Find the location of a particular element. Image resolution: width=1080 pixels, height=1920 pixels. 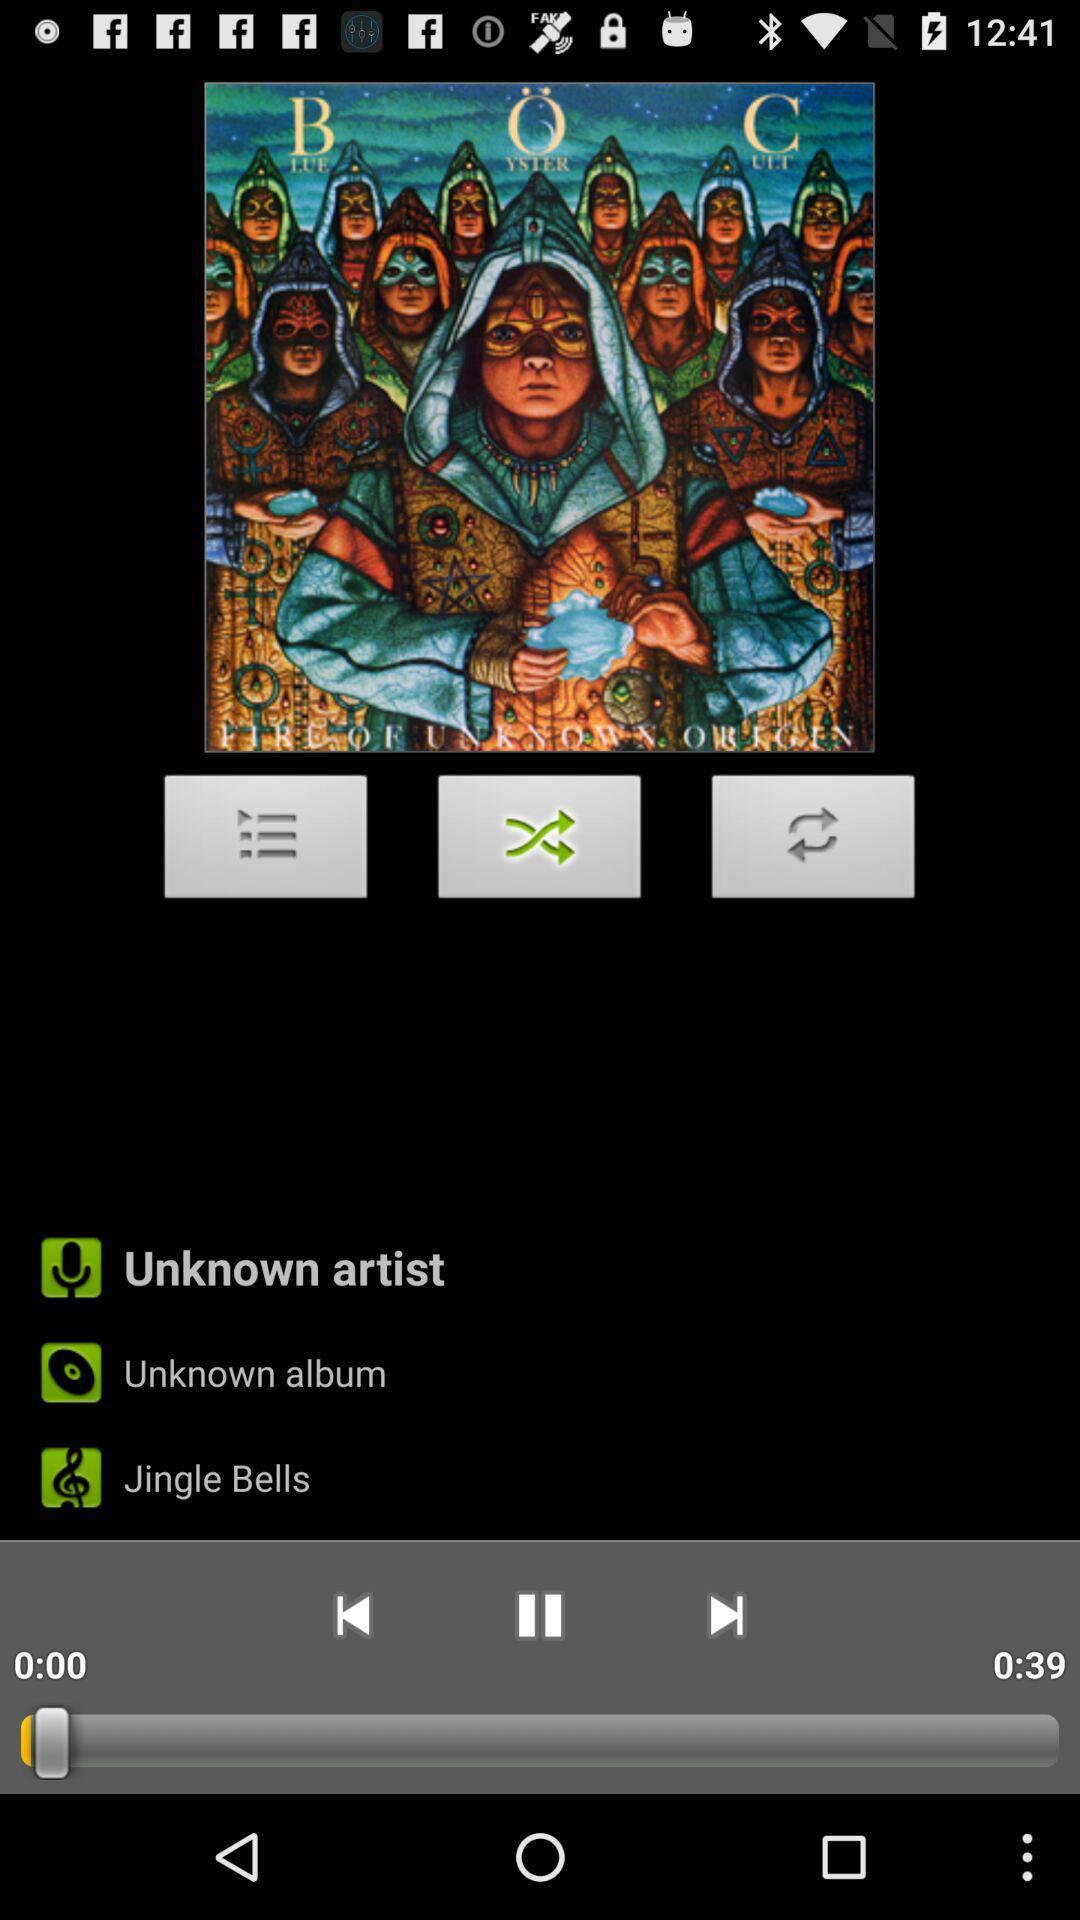

the app above unknown artist app is located at coordinates (540, 842).